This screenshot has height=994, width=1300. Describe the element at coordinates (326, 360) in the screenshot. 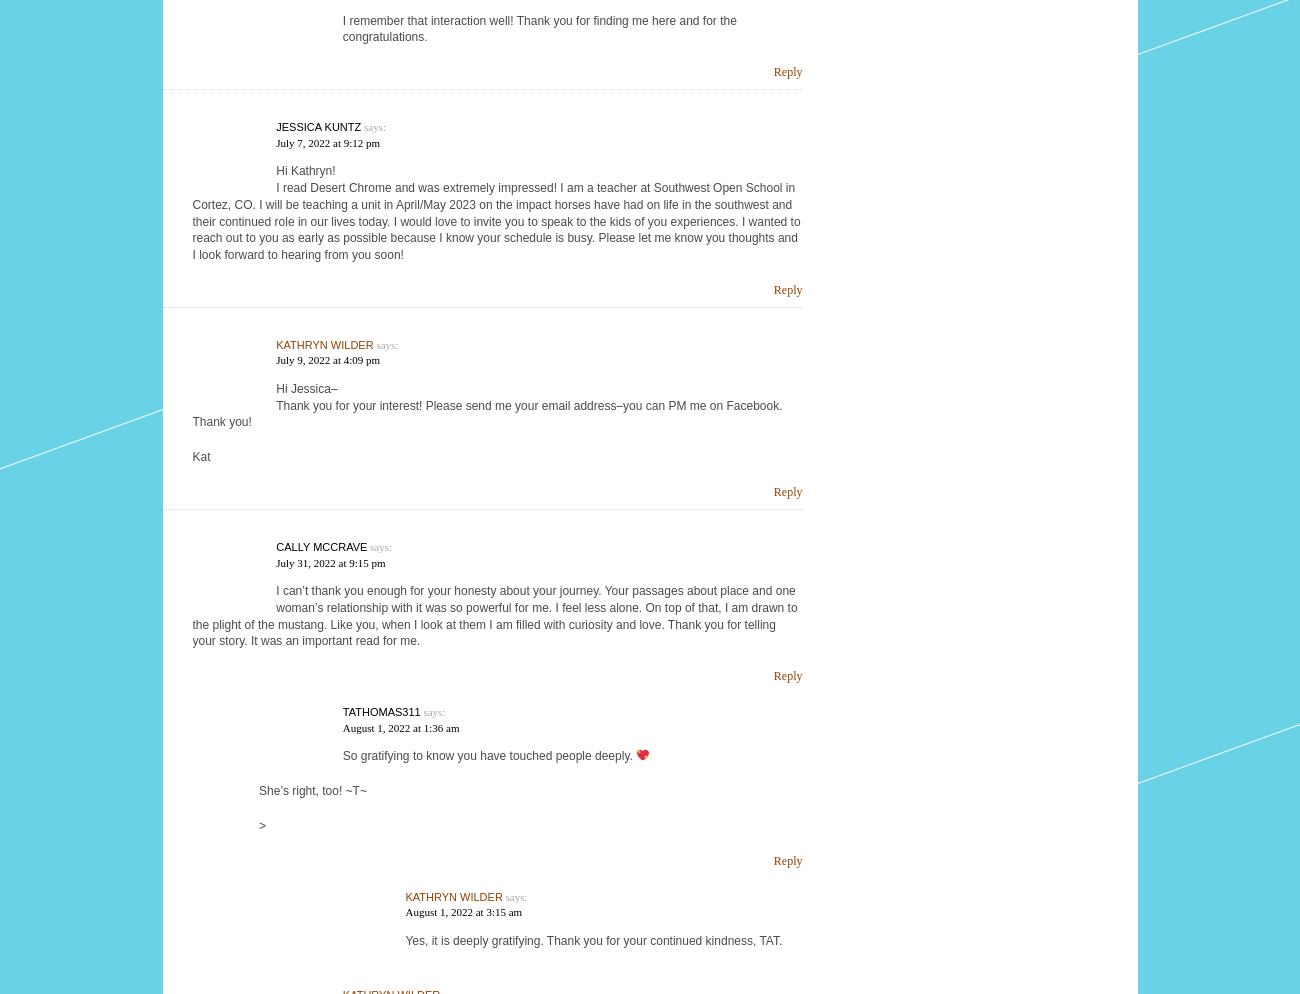

I see `'July 9, 2022 at 4:09 pm'` at that location.